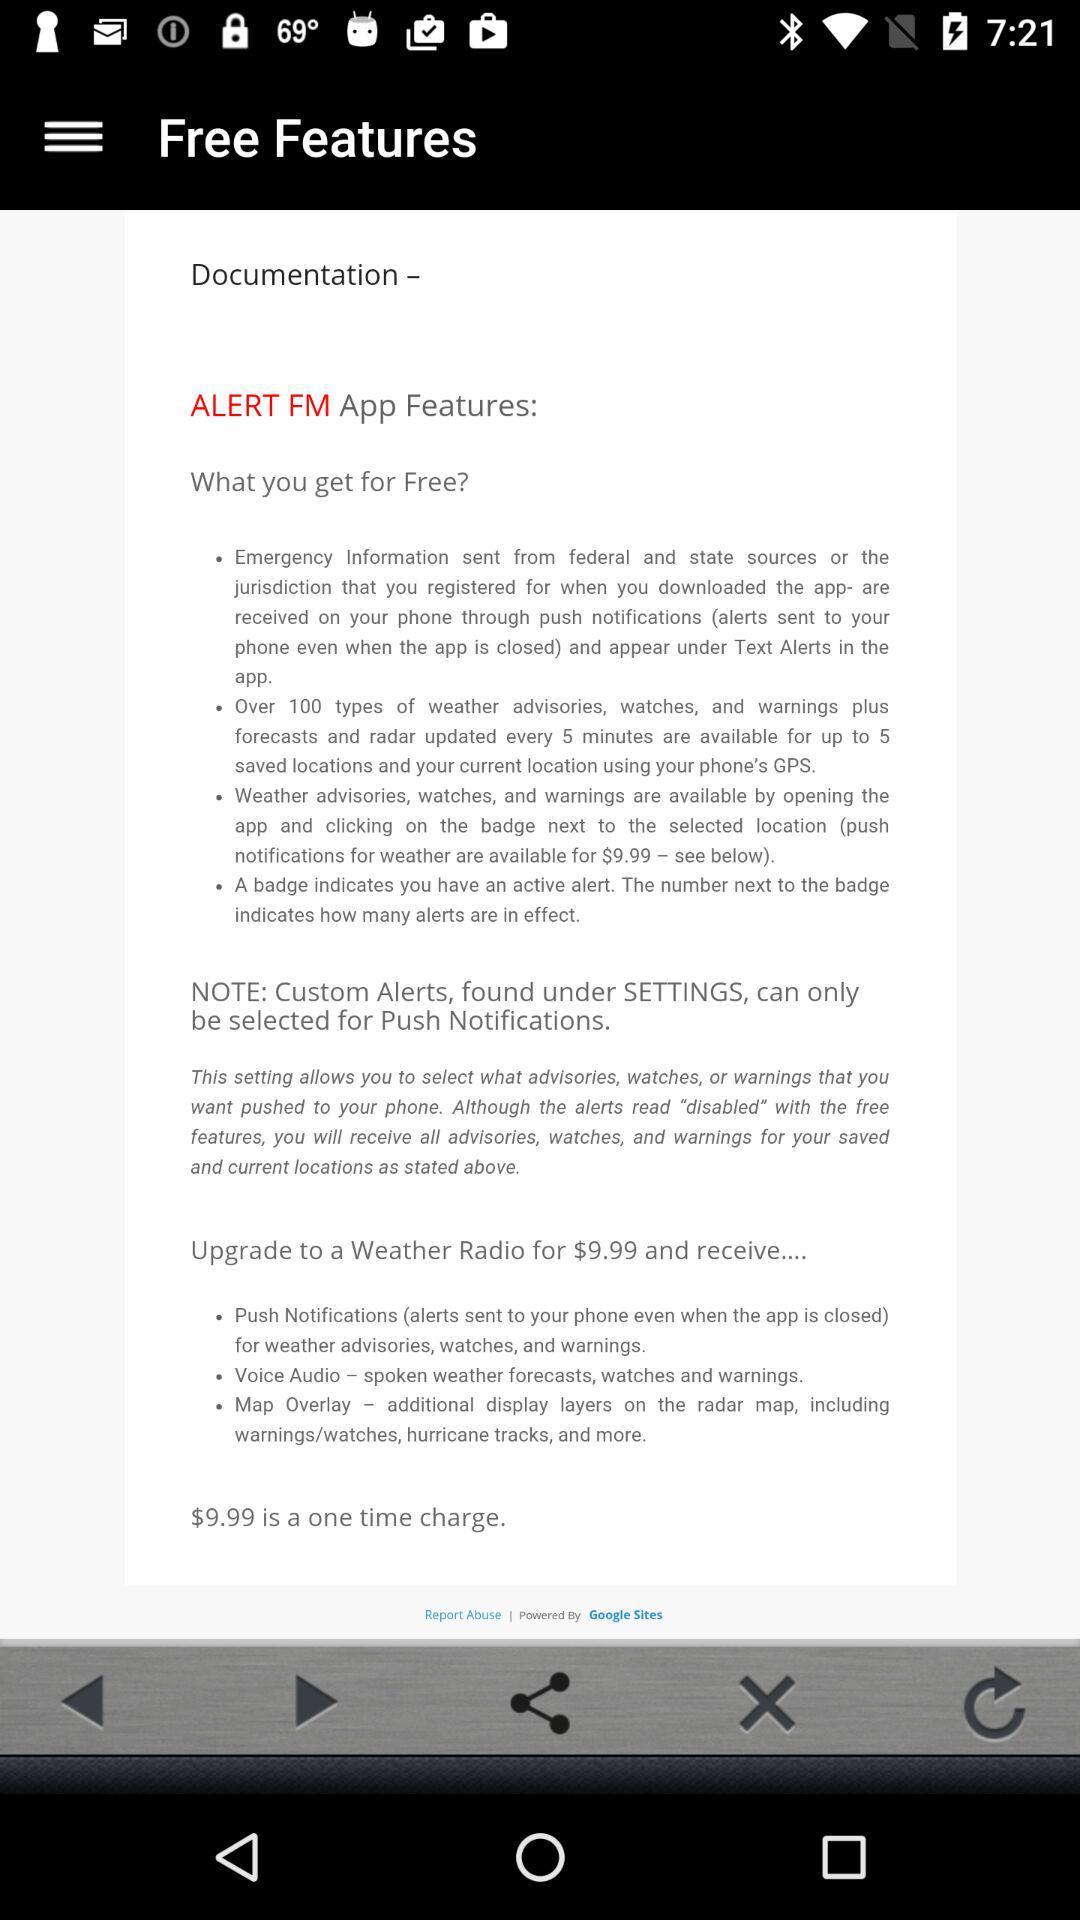  Describe the element at coordinates (312, 1702) in the screenshot. I see `the play icon` at that location.